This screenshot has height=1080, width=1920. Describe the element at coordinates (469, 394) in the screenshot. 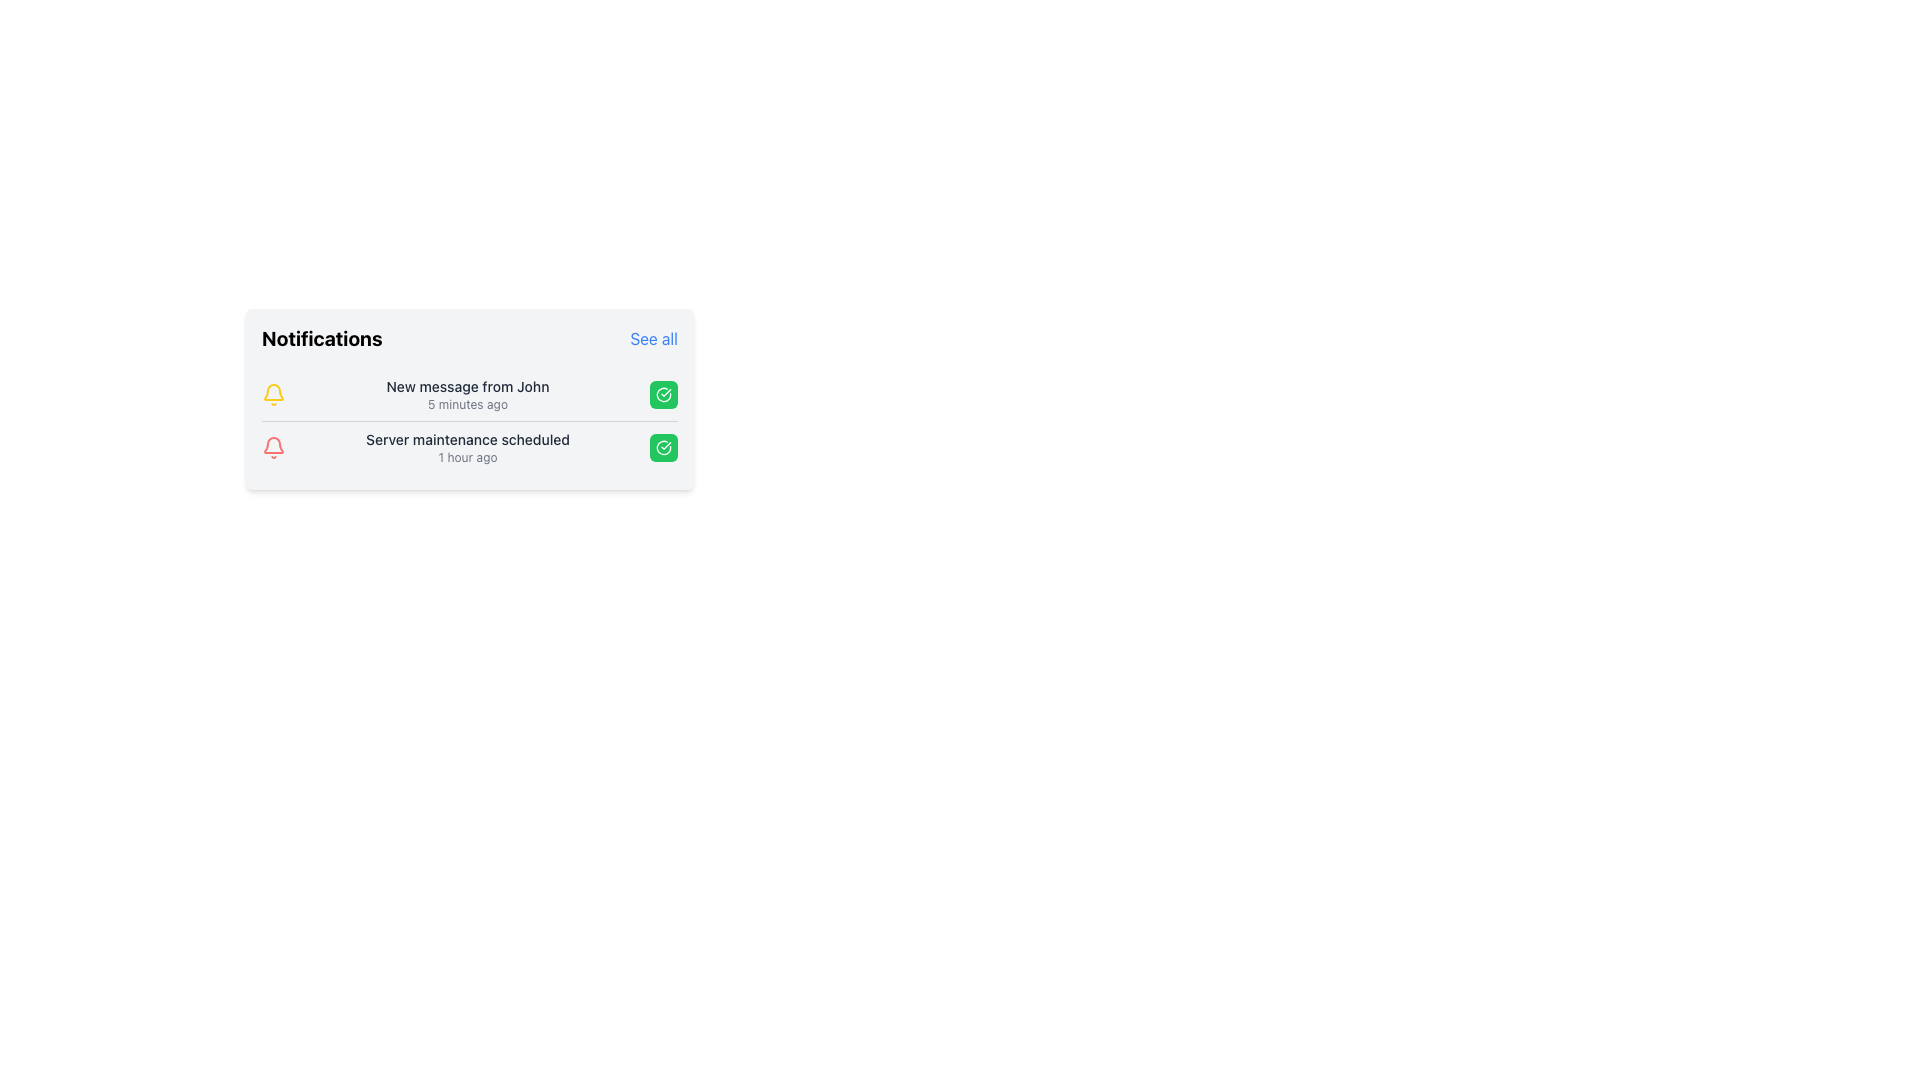

I see `the first notification entry in the notifications list, which provides information about recent updates` at that location.